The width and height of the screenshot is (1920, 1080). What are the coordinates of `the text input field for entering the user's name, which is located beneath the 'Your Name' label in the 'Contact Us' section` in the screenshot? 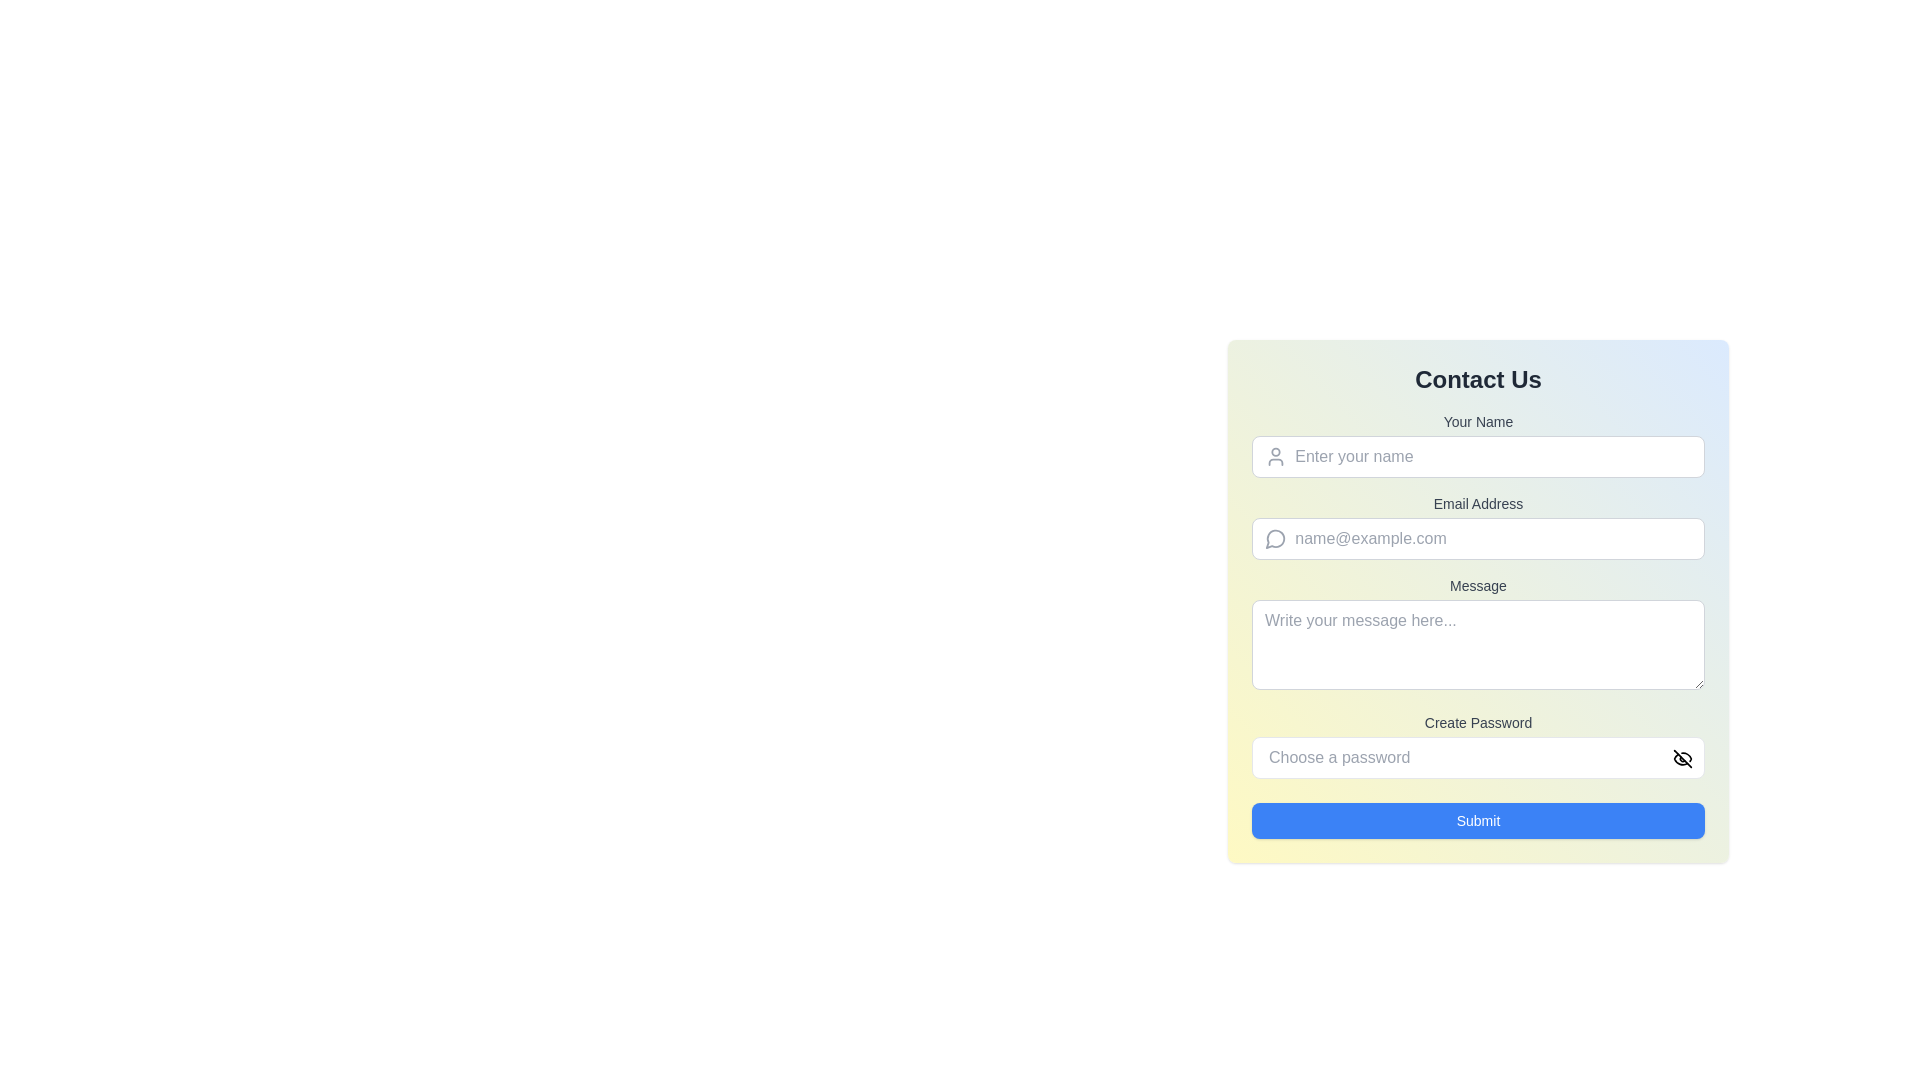 It's located at (1478, 443).